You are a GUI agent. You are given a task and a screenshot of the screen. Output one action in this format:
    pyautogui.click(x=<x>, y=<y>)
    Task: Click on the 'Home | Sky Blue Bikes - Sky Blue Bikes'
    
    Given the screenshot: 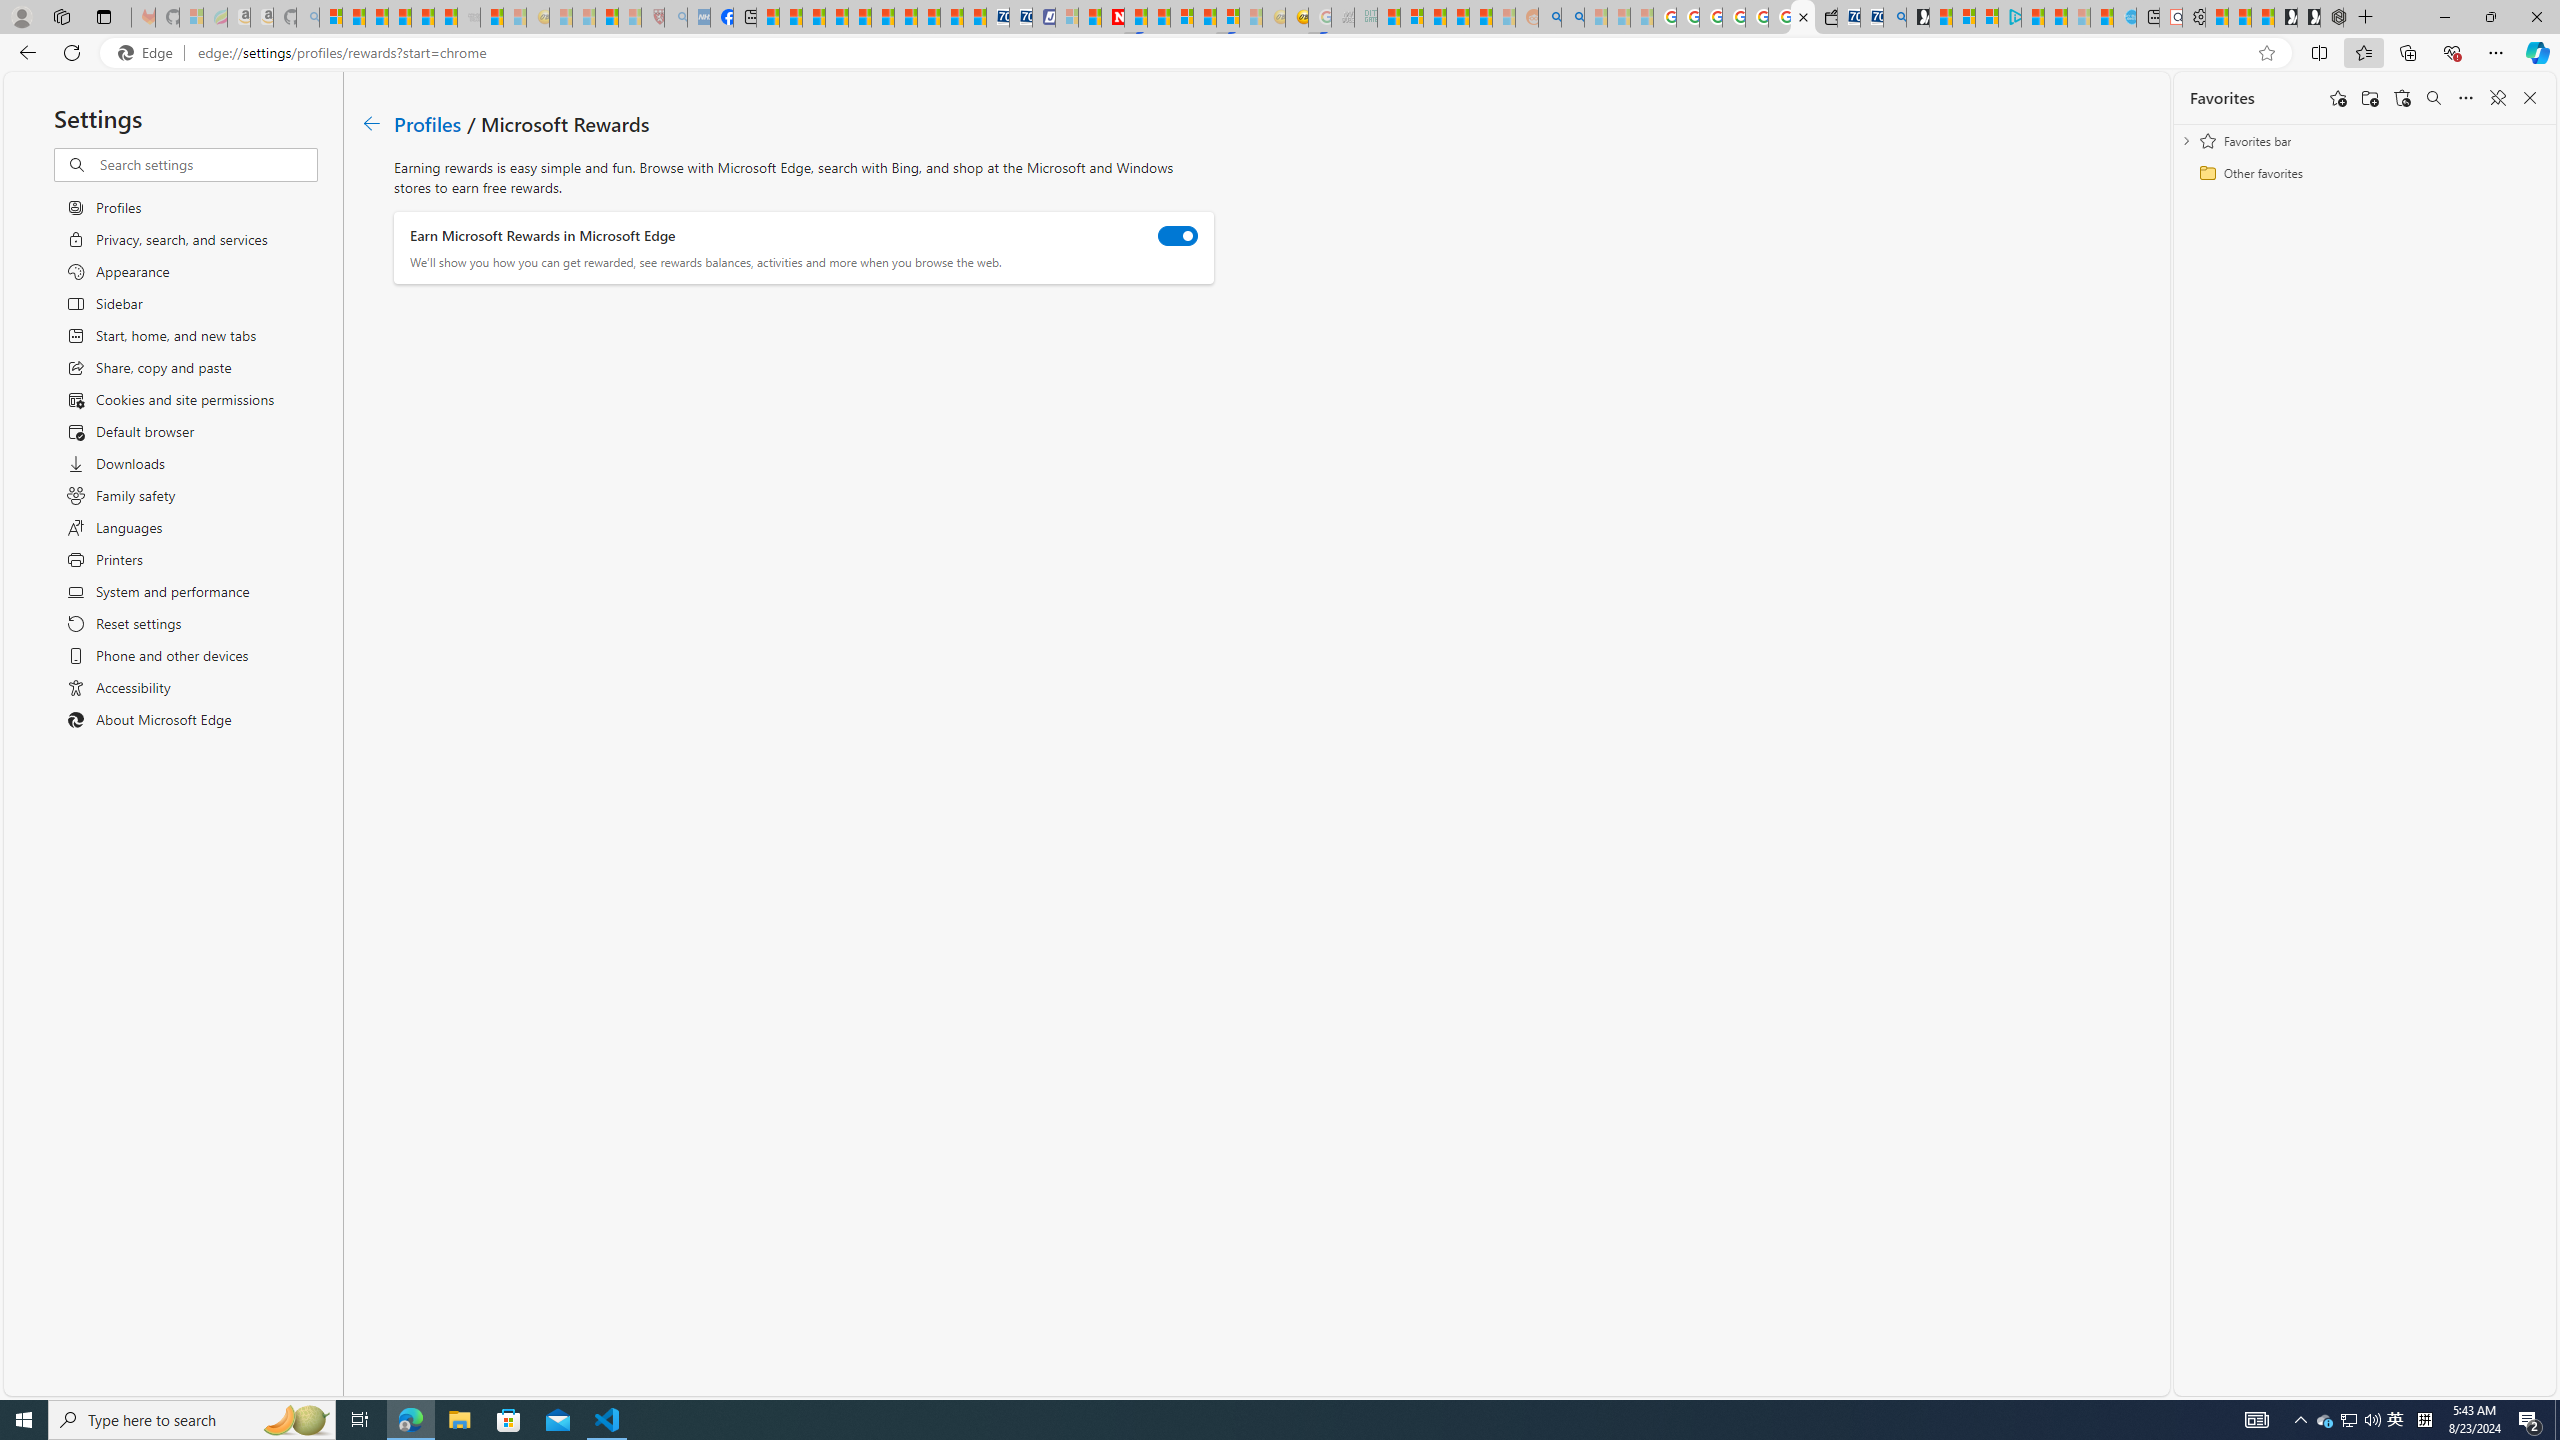 What is the action you would take?
    pyautogui.click(x=2123, y=16)
    